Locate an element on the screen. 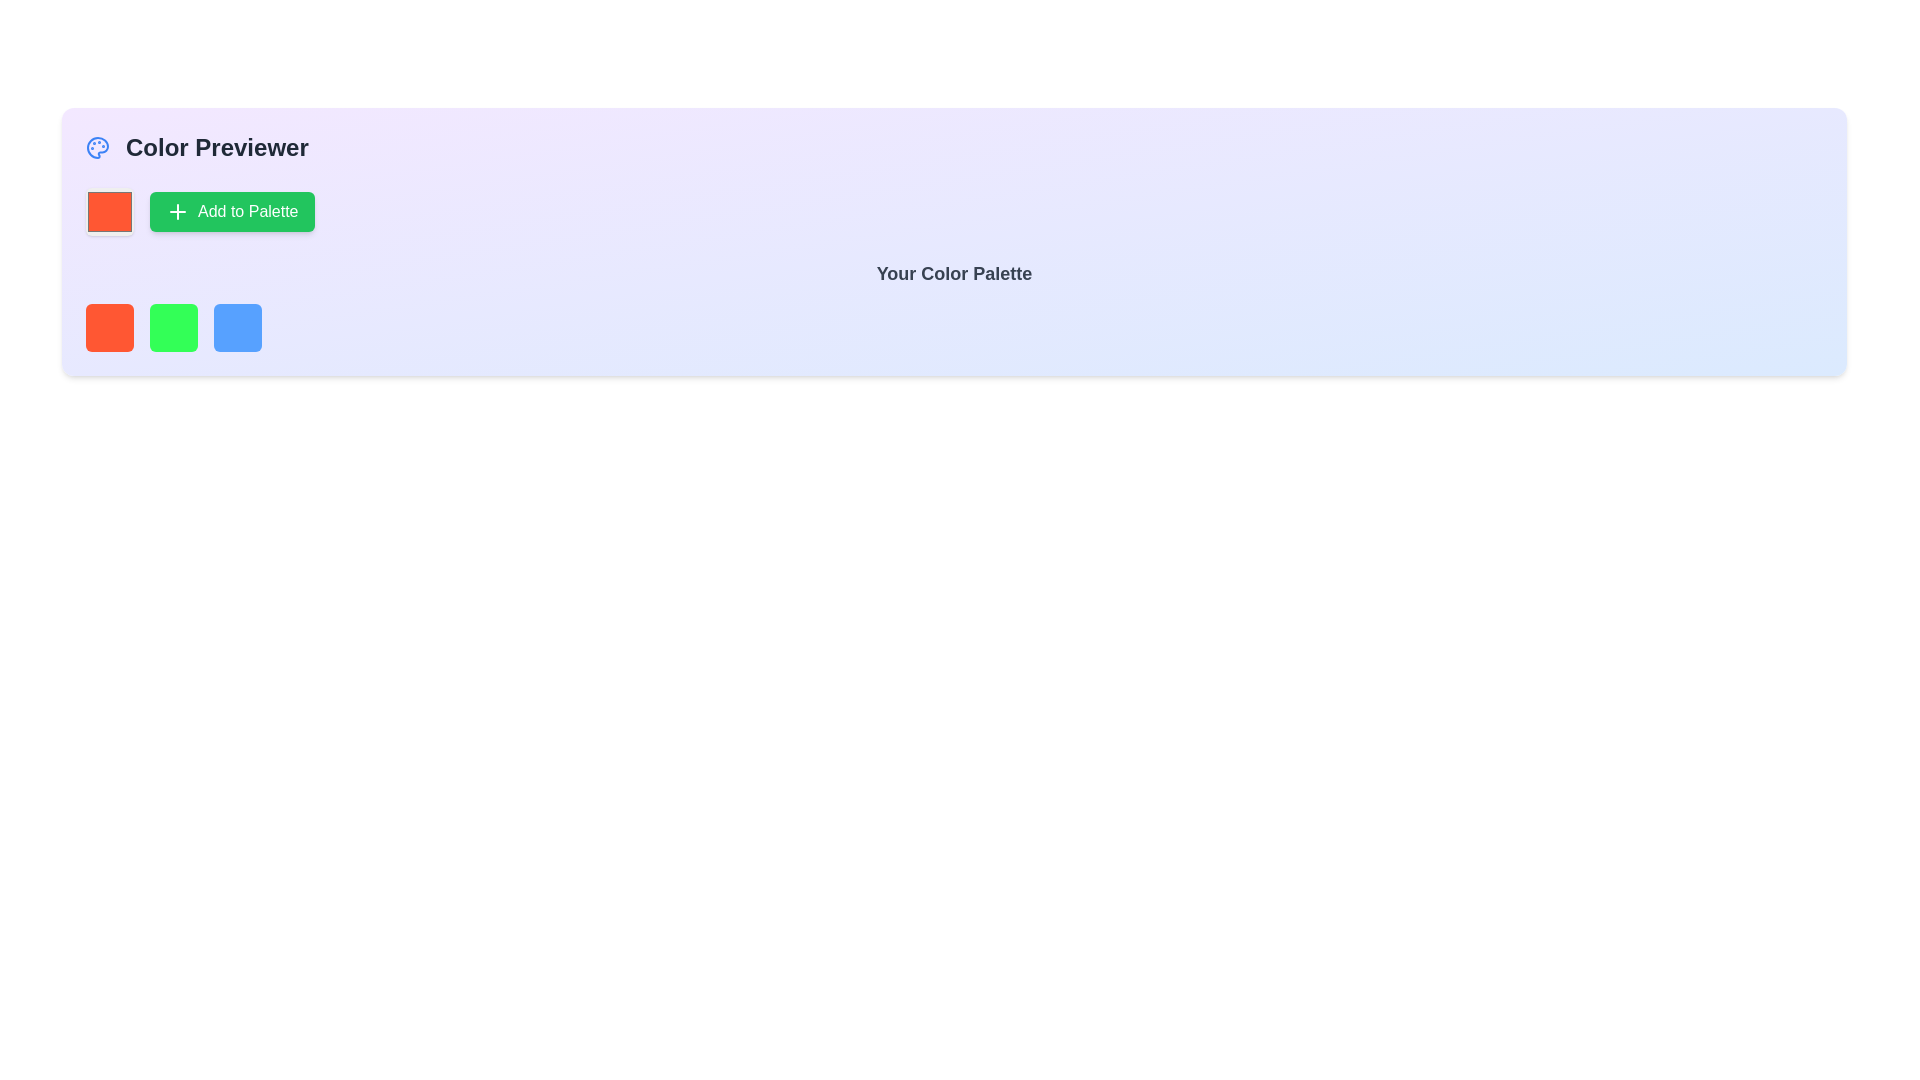  the bright orange color preview tile with rounded corners is located at coordinates (109, 212).